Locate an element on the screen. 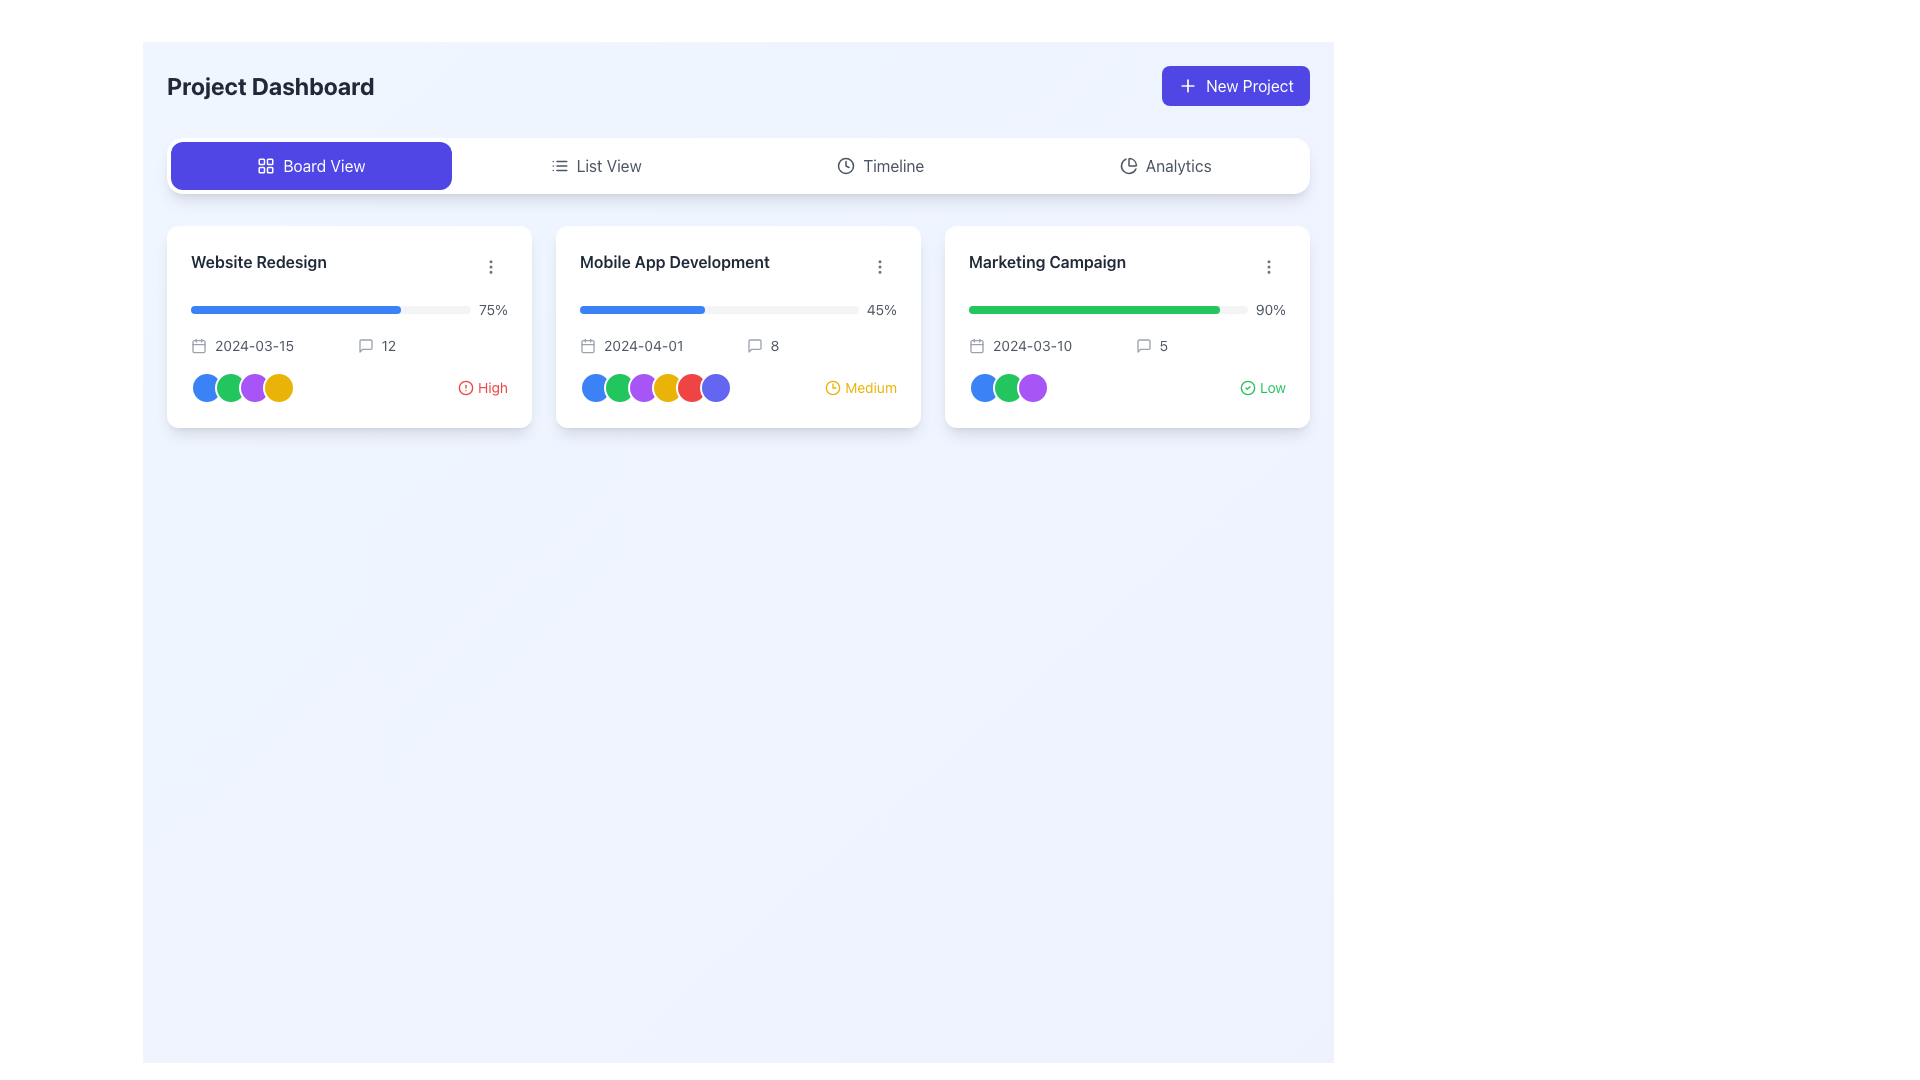  the static date display text label associated with the 'Marketing Campaign' project card, located in the bottom-left section next to the calendar icon is located at coordinates (1032, 345).